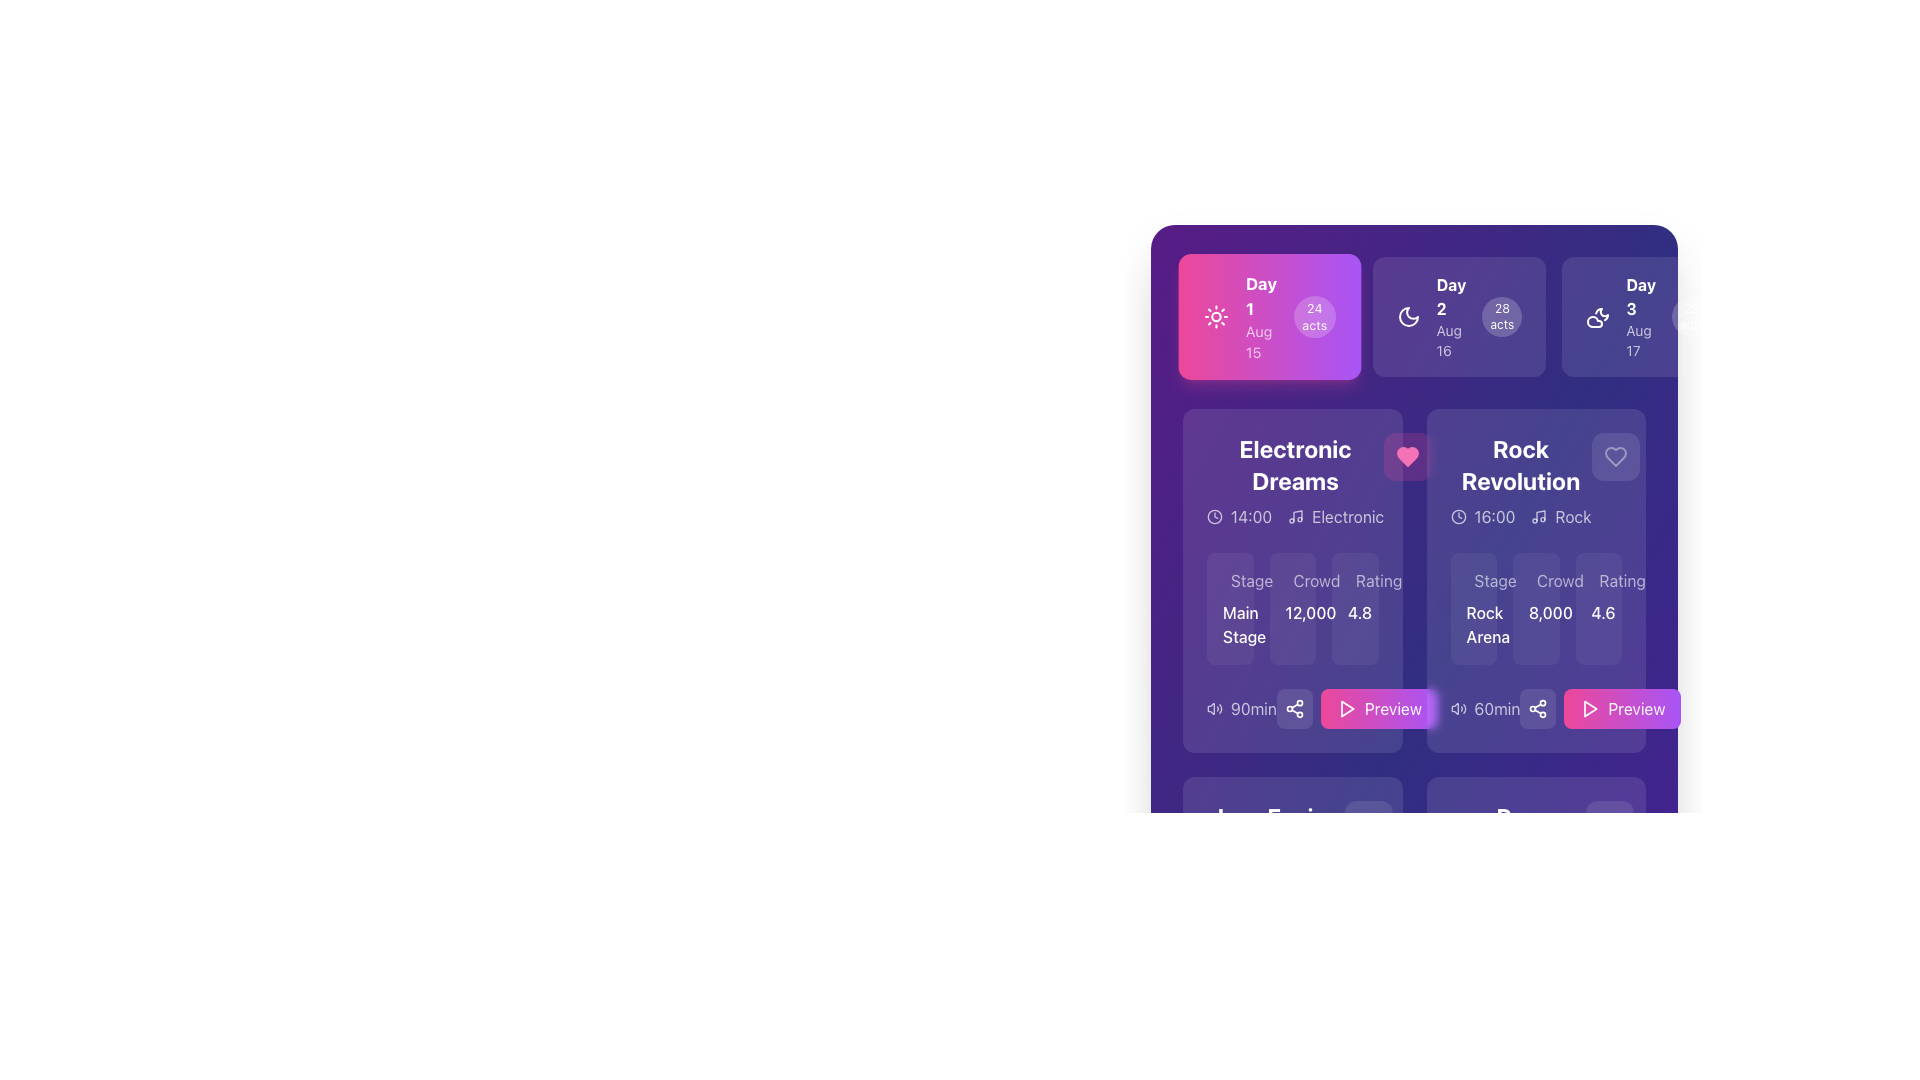  Describe the element at coordinates (1378, 581) in the screenshot. I see `the 'Rating' text label located at the top-right corner of the right card, which is positioned below the section title and above the rating number` at that location.